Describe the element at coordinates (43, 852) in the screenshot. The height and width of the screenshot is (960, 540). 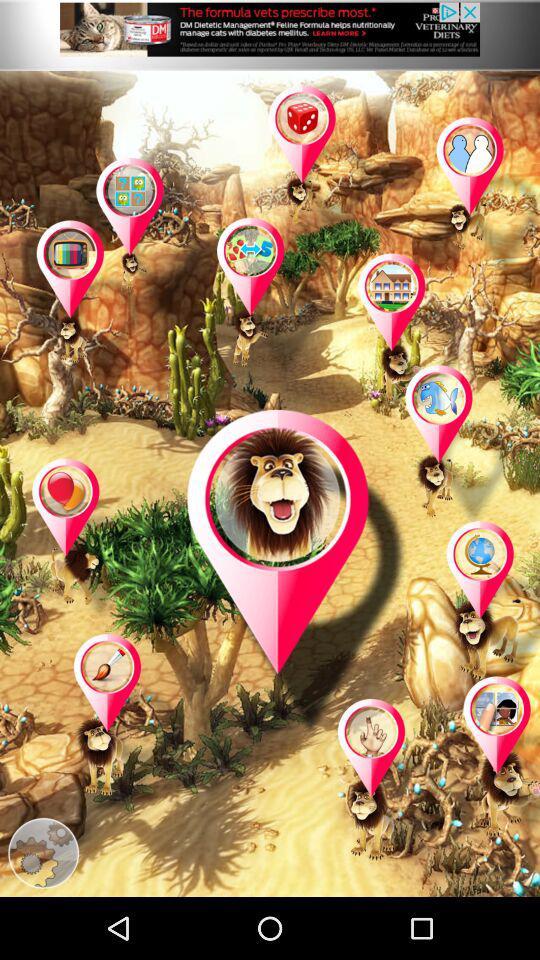
I see `open settings` at that location.